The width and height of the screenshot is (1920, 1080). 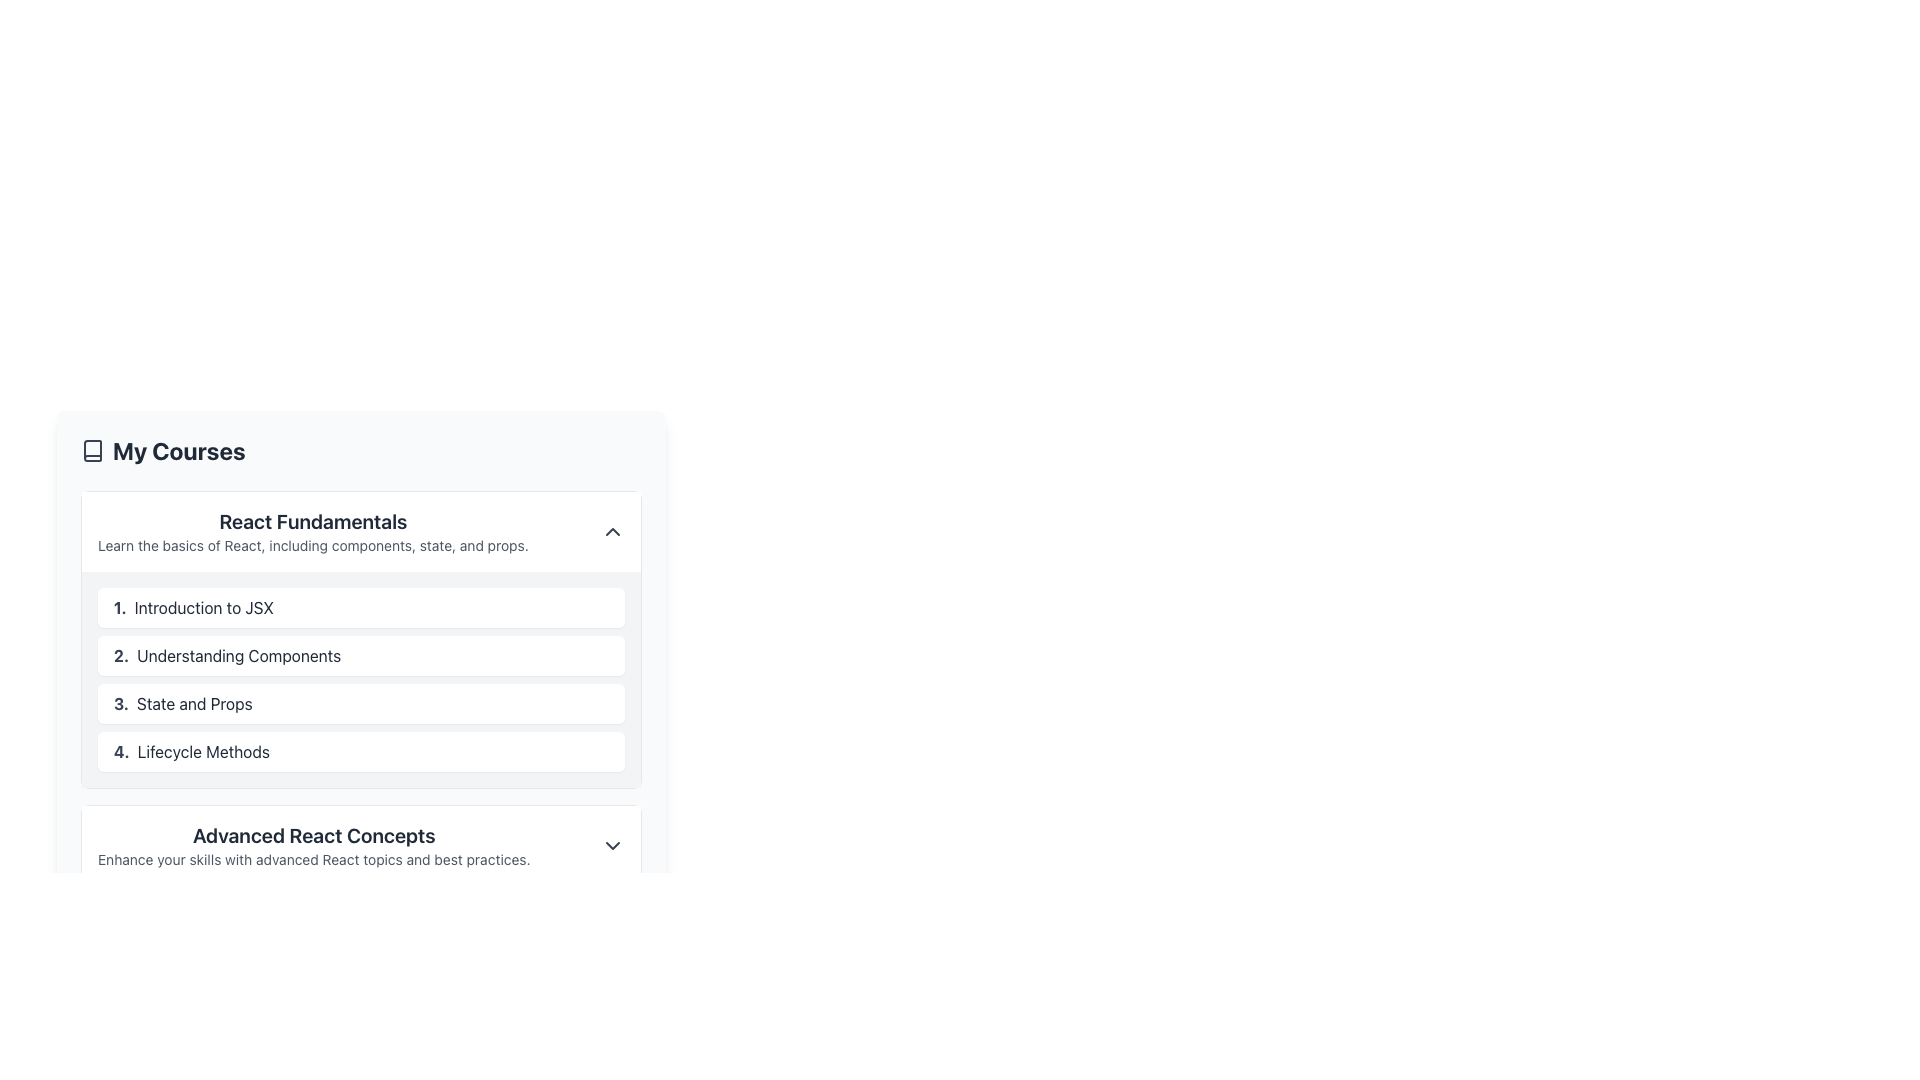 I want to click on the 'Advanced React Concepts' Collapsible Section Header to interact with the section and expand or collapse its content, so click(x=361, y=845).